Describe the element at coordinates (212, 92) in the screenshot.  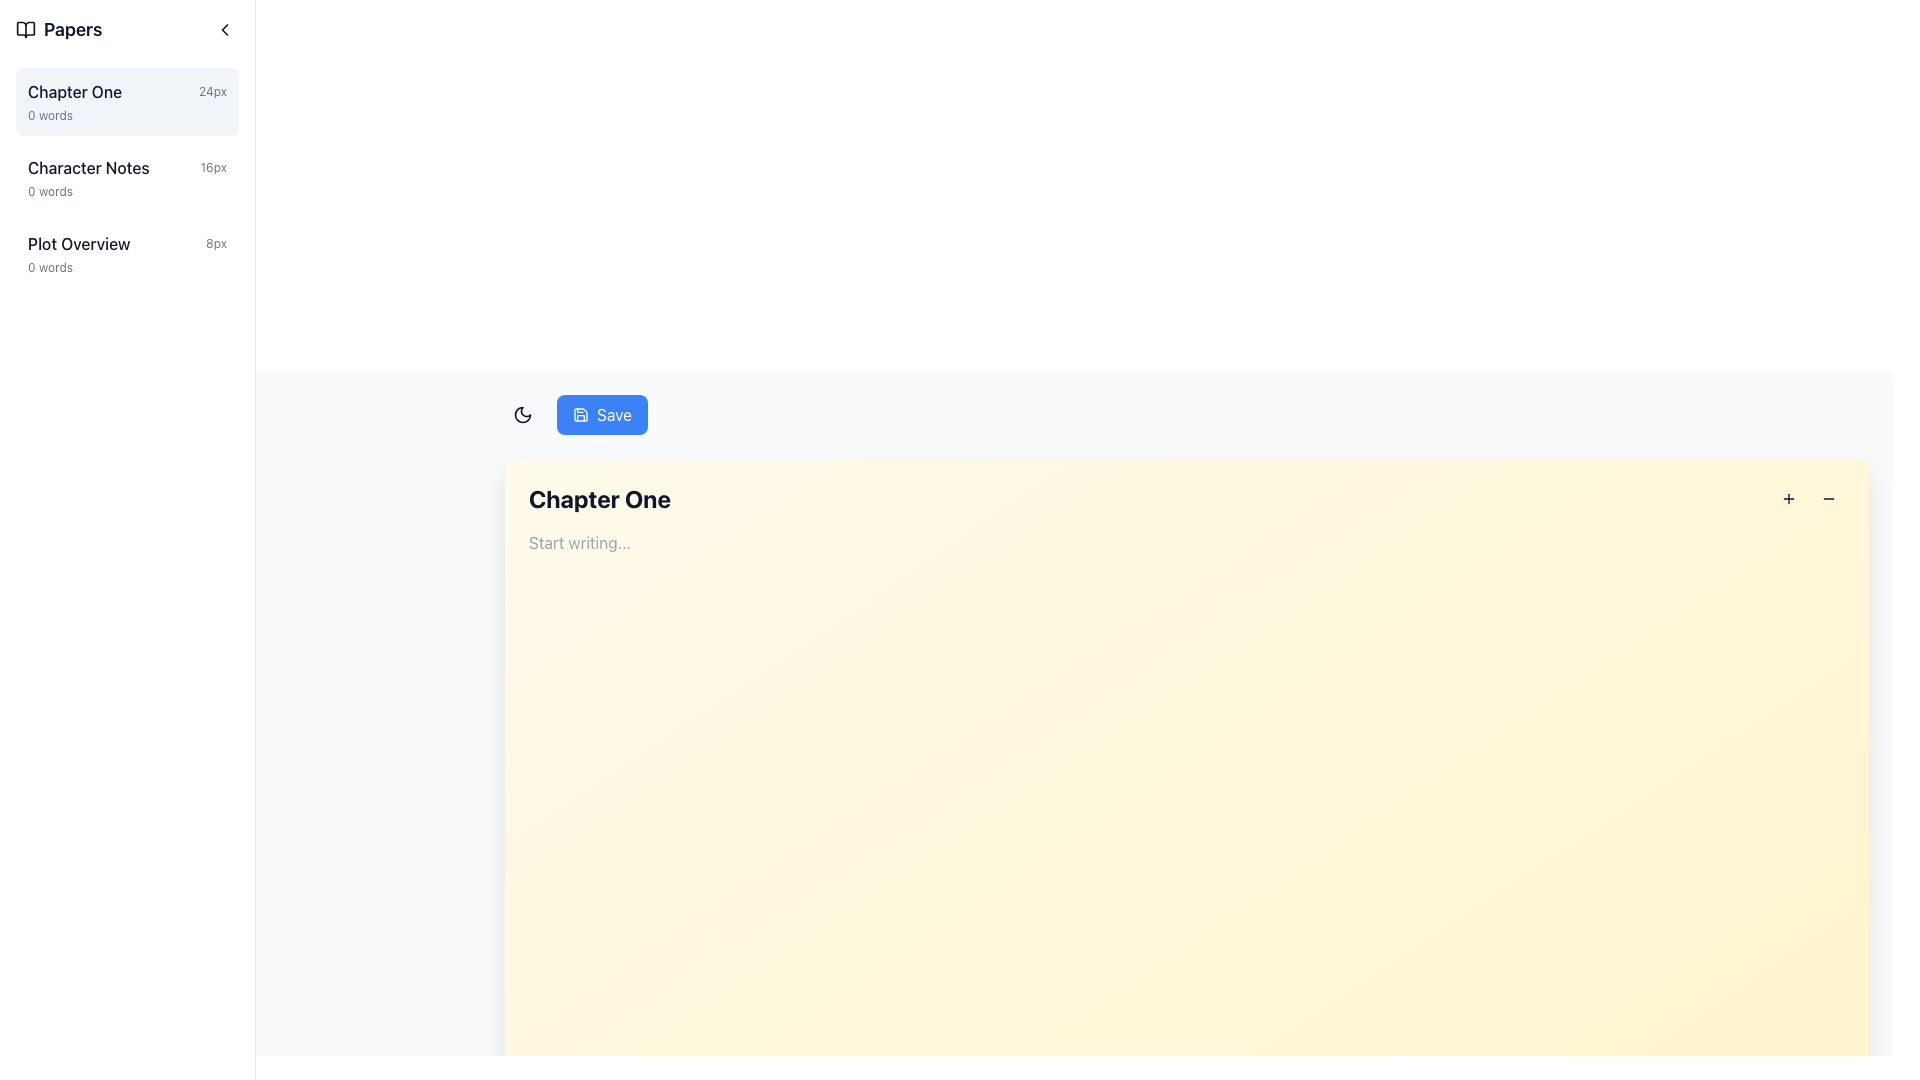
I see `the informational Text label that indicates the size or related property of the nearby text, positioned to the right of 'Chapter One'` at that location.